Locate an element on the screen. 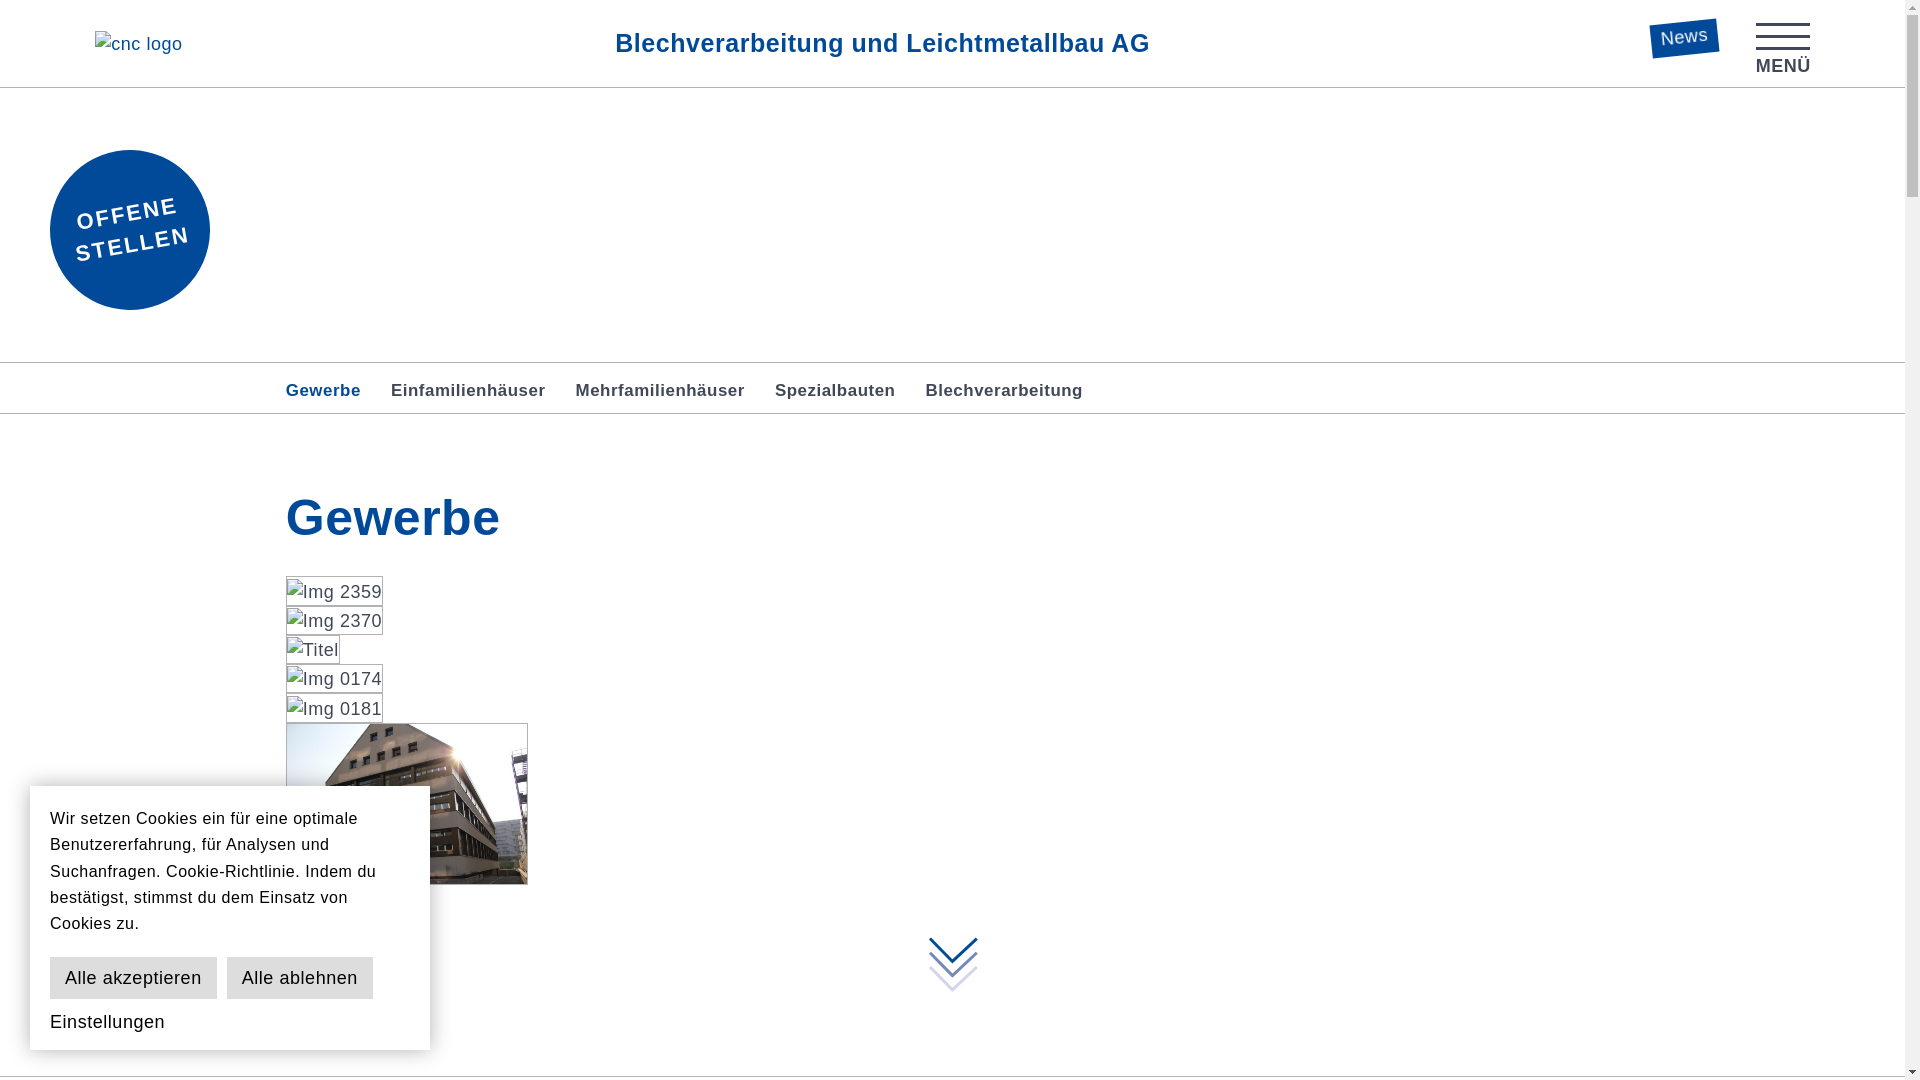 The image size is (1920, 1080). 'OFFENE STELLEN' is located at coordinates (124, 219).